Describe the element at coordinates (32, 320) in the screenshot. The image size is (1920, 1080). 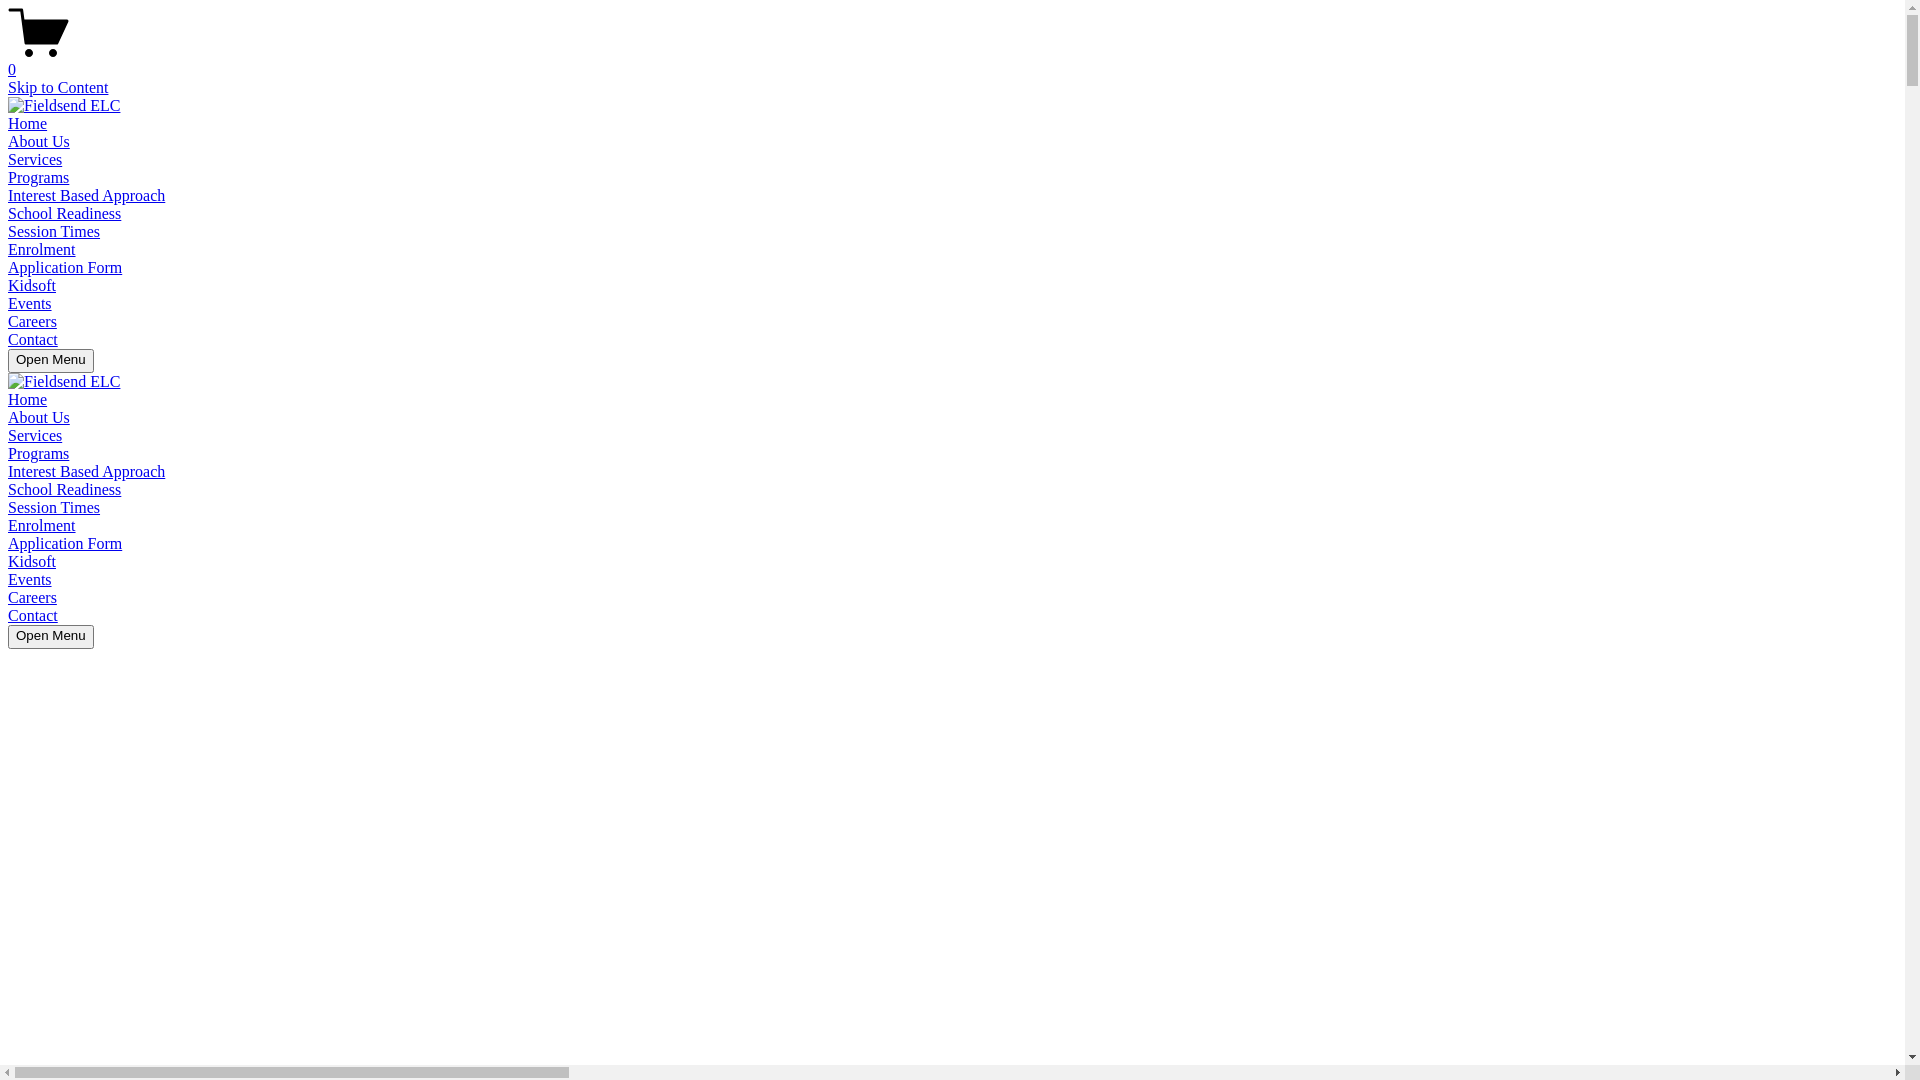
I see `'Careers'` at that location.